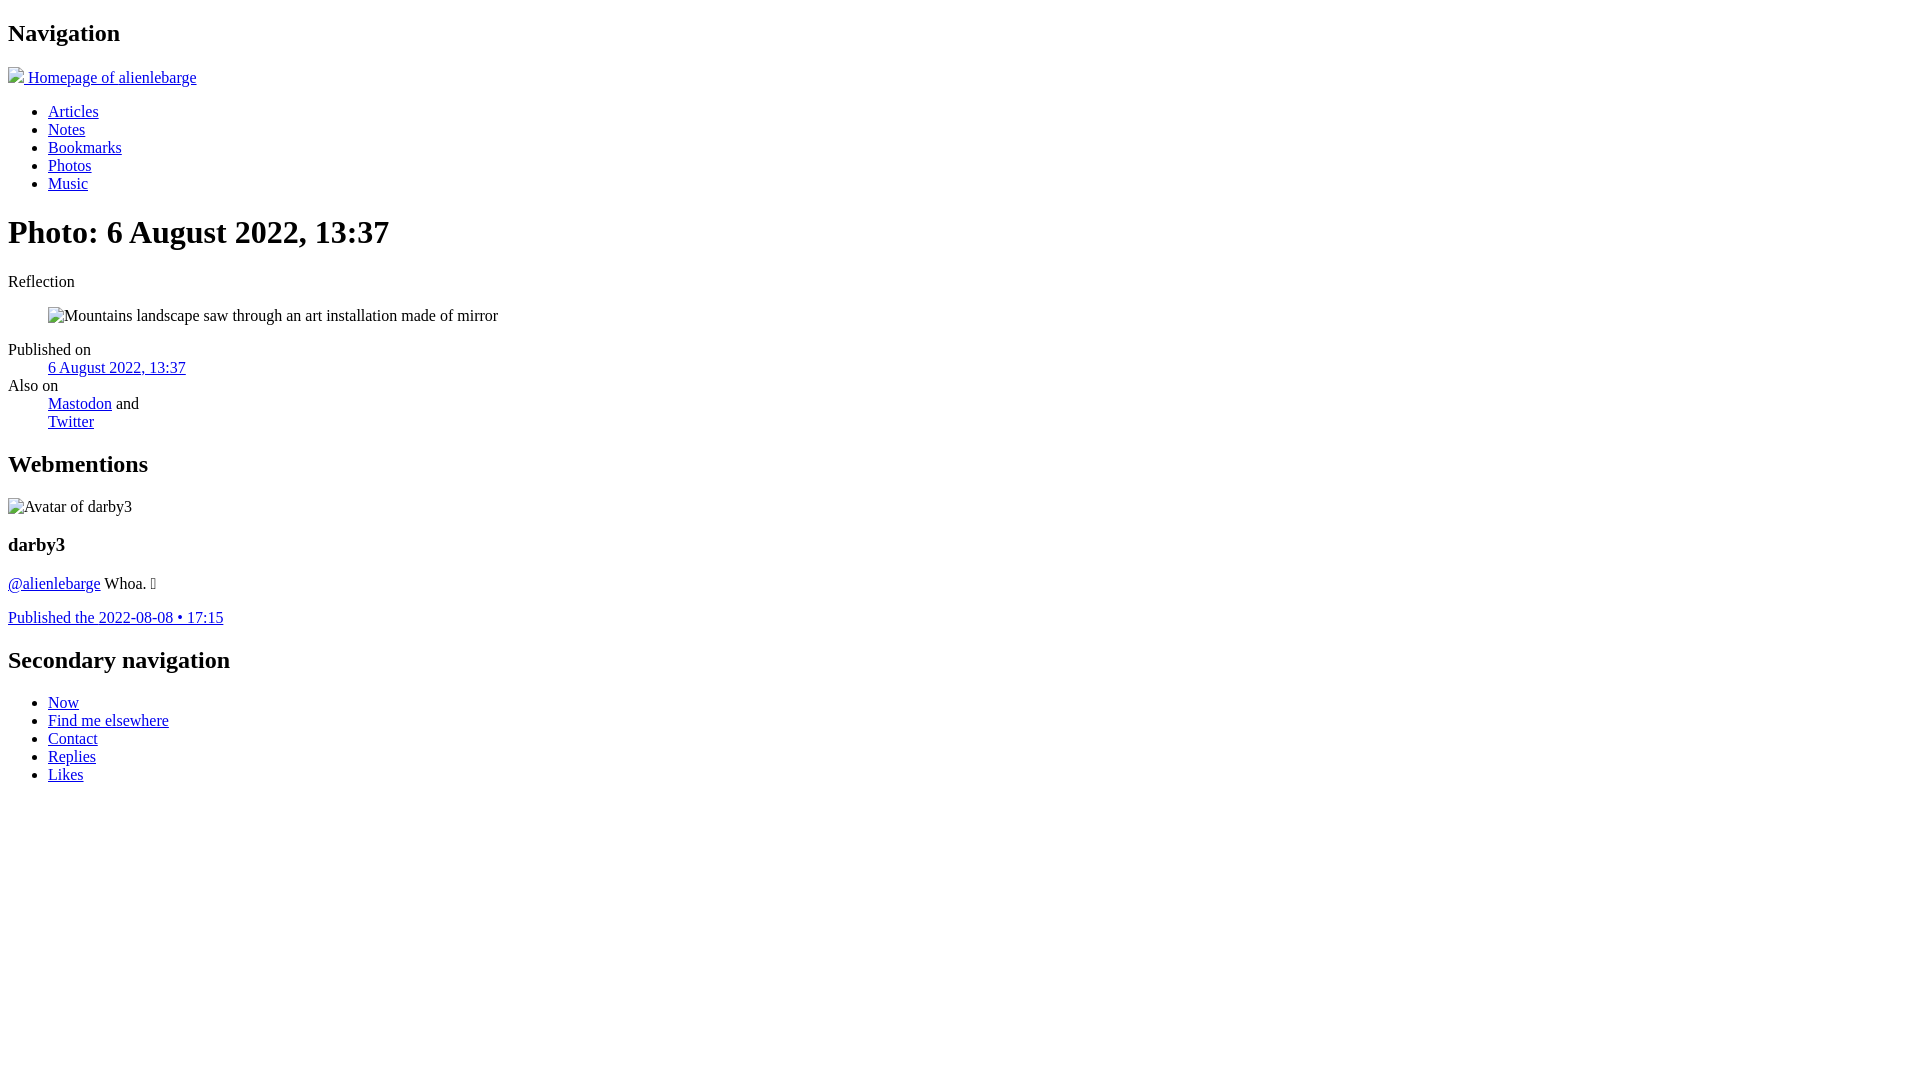 This screenshot has width=1920, height=1080. I want to click on 'Now', so click(63, 701).